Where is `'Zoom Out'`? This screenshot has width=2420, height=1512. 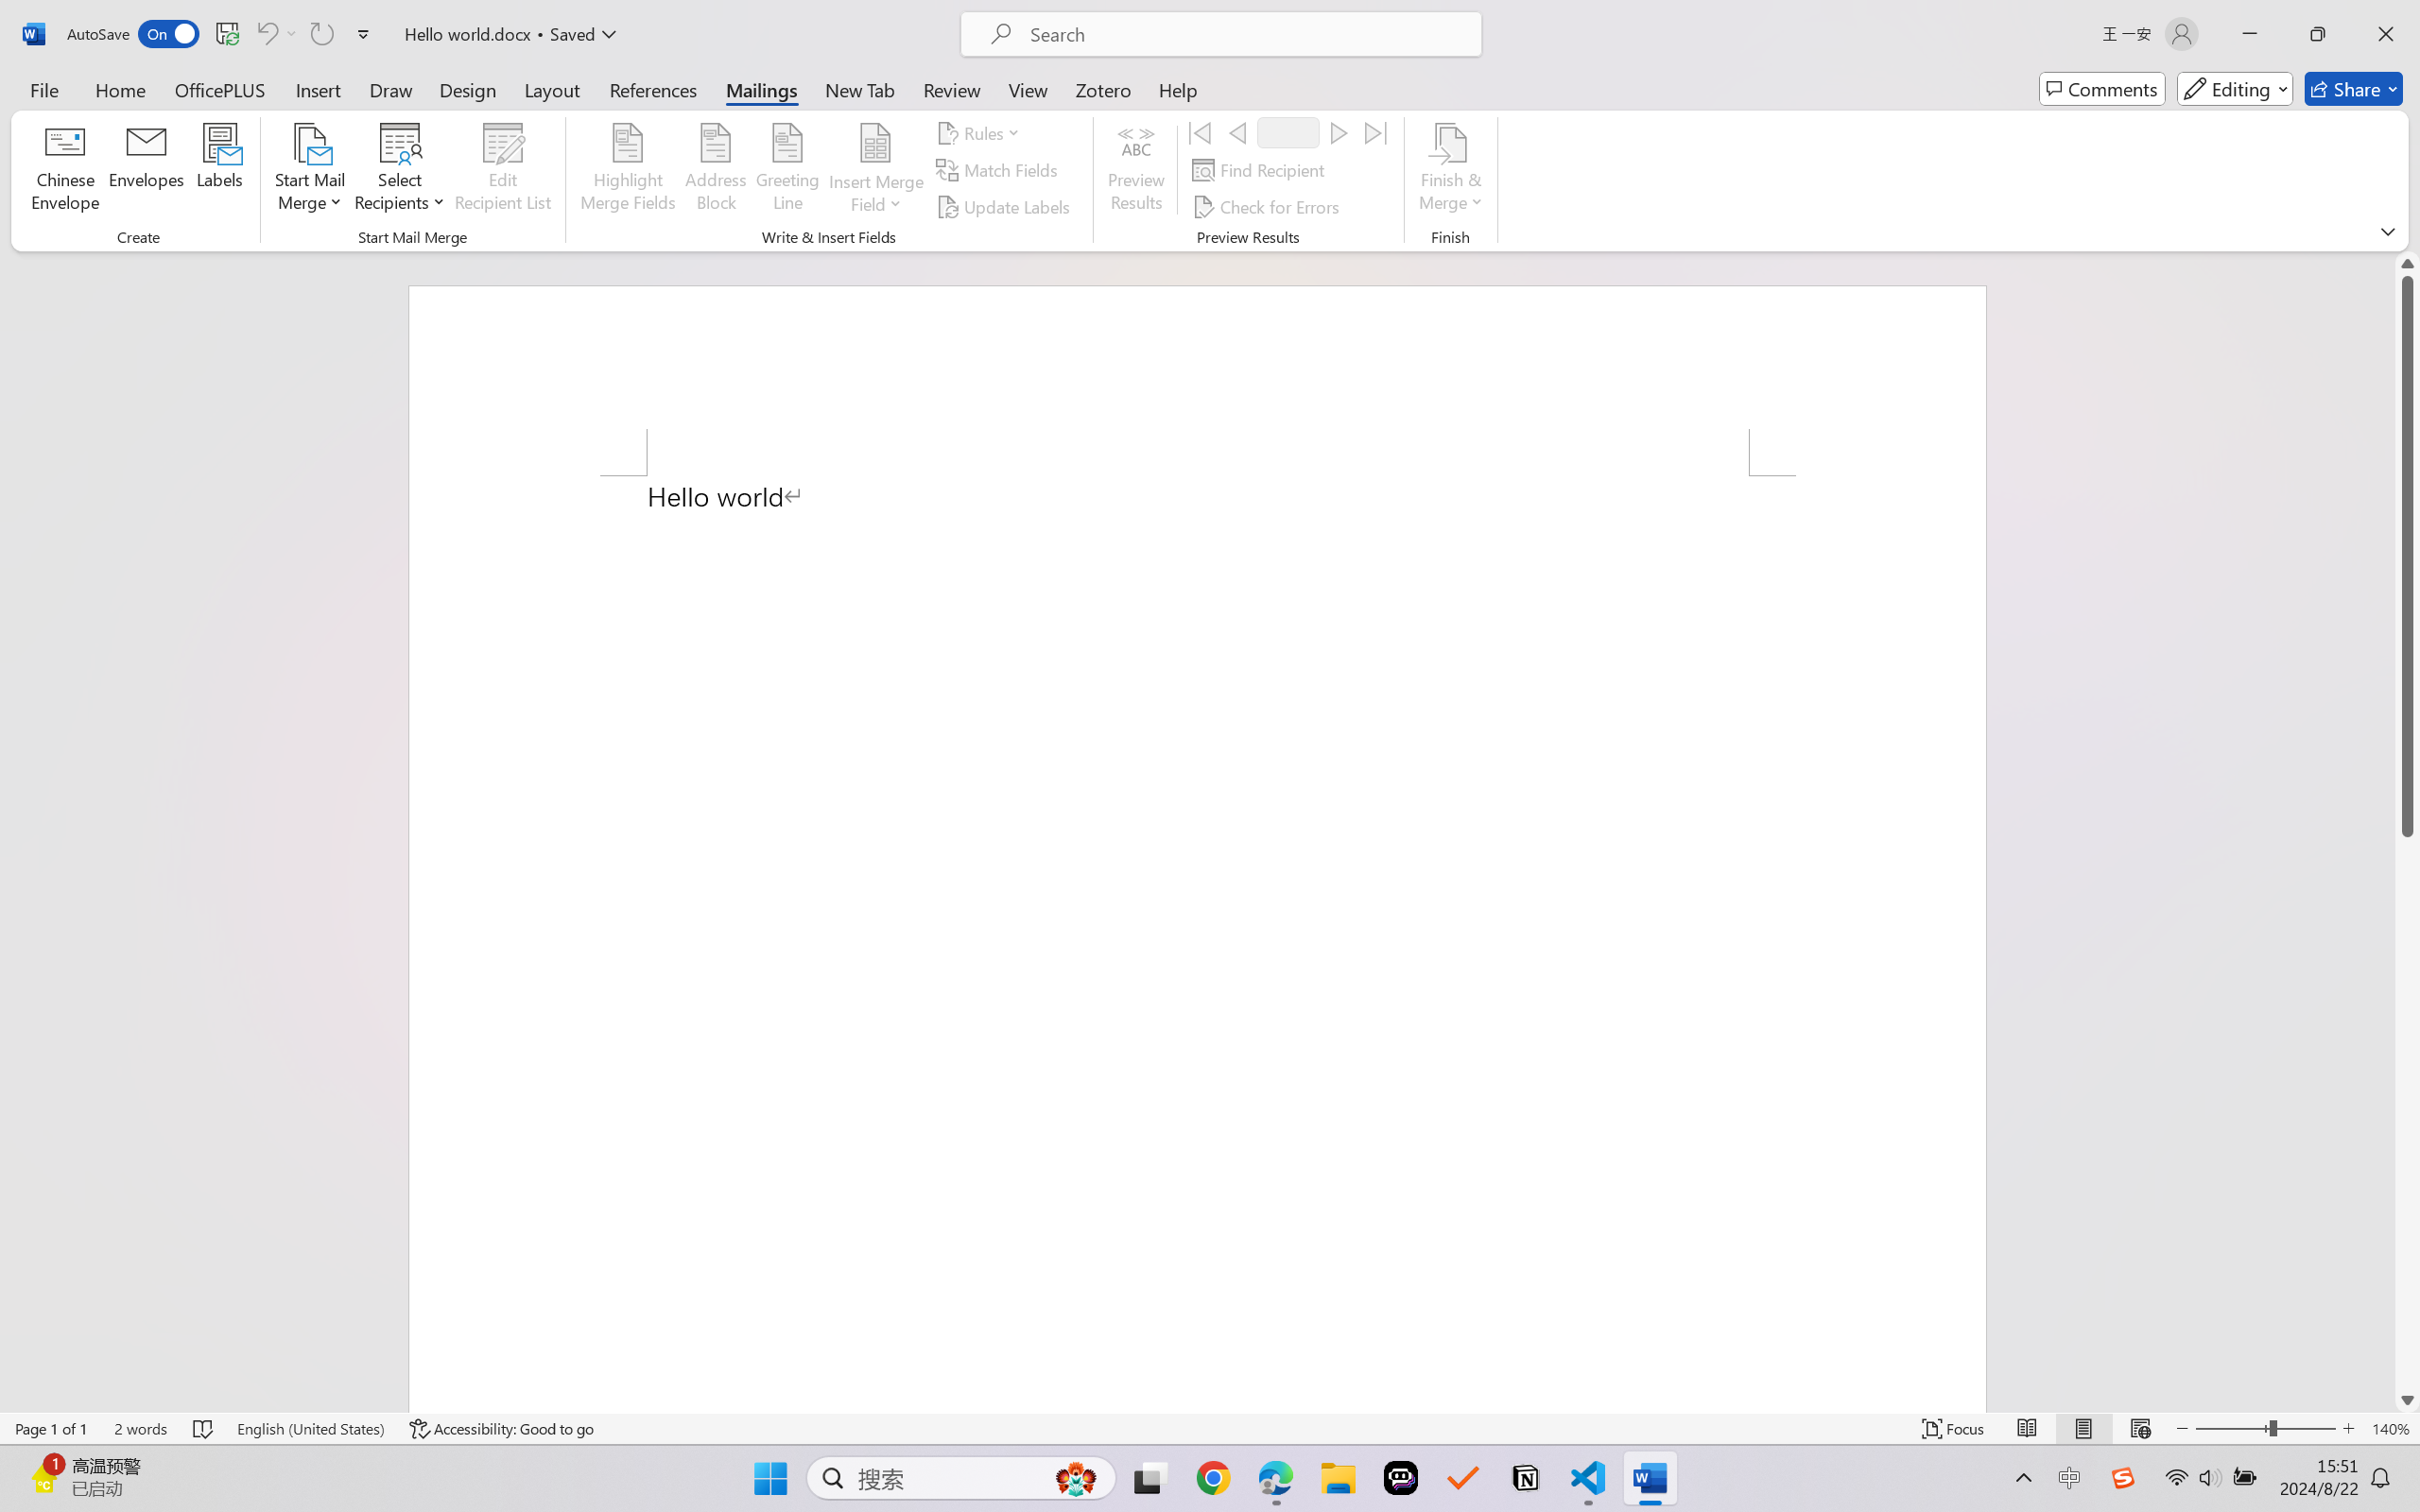
'Zoom Out' is located at coordinates (2231, 1428).